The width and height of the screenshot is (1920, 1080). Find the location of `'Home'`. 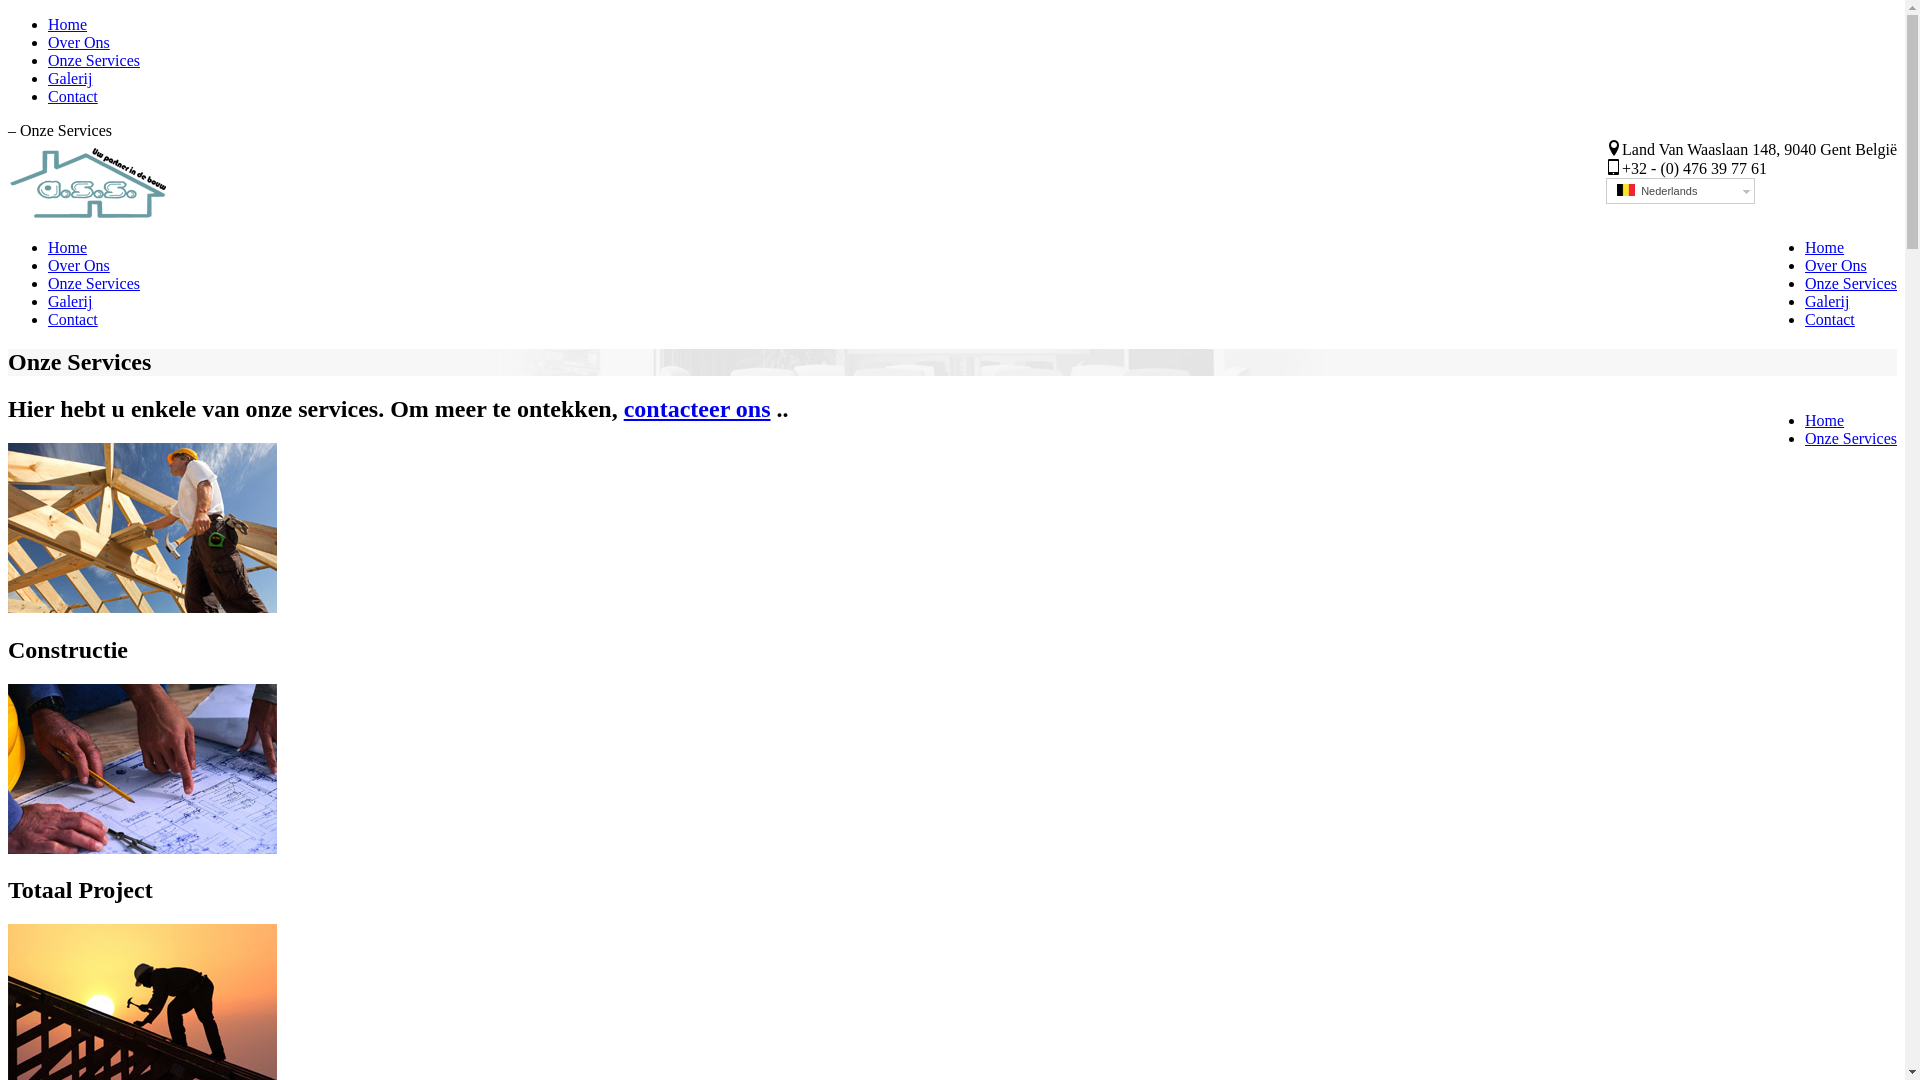

'Home' is located at coordinates (67, 246).